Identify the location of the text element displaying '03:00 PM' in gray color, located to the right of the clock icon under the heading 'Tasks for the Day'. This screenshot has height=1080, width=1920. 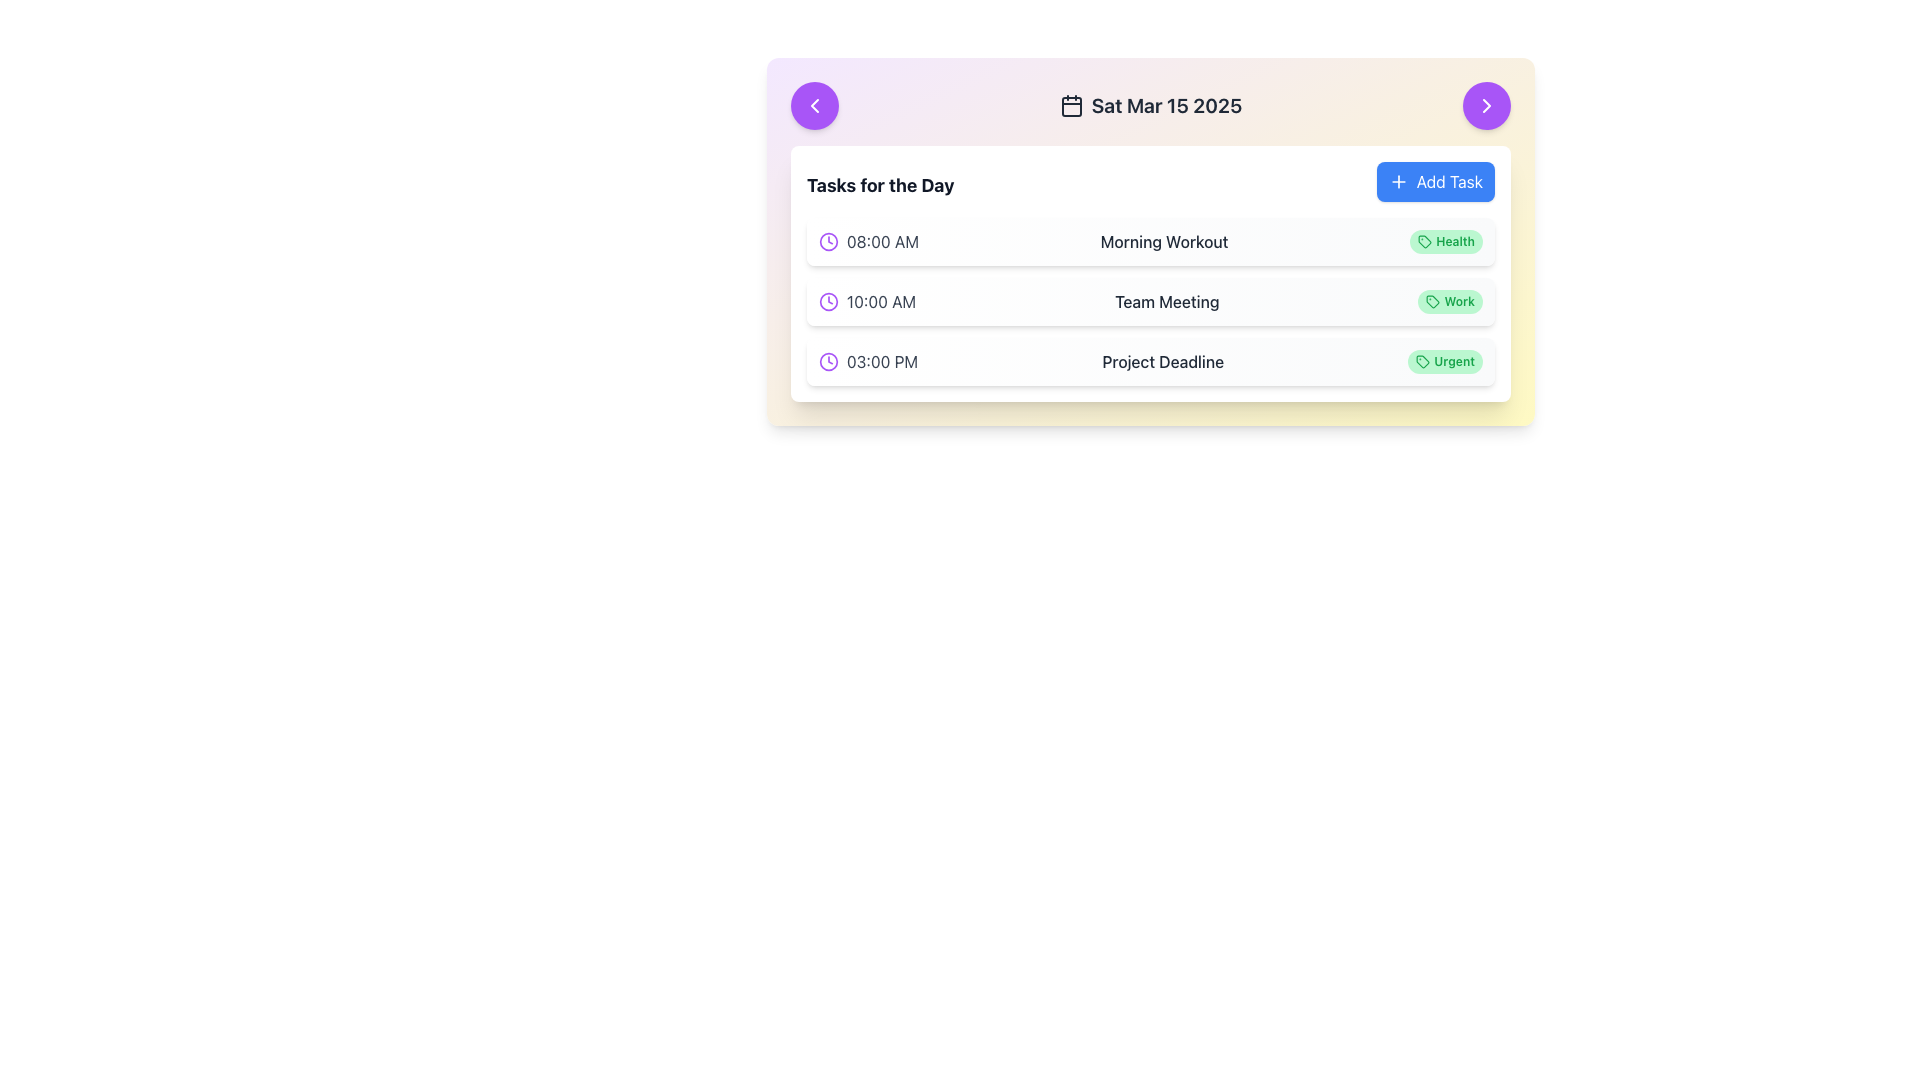
(881, 362).